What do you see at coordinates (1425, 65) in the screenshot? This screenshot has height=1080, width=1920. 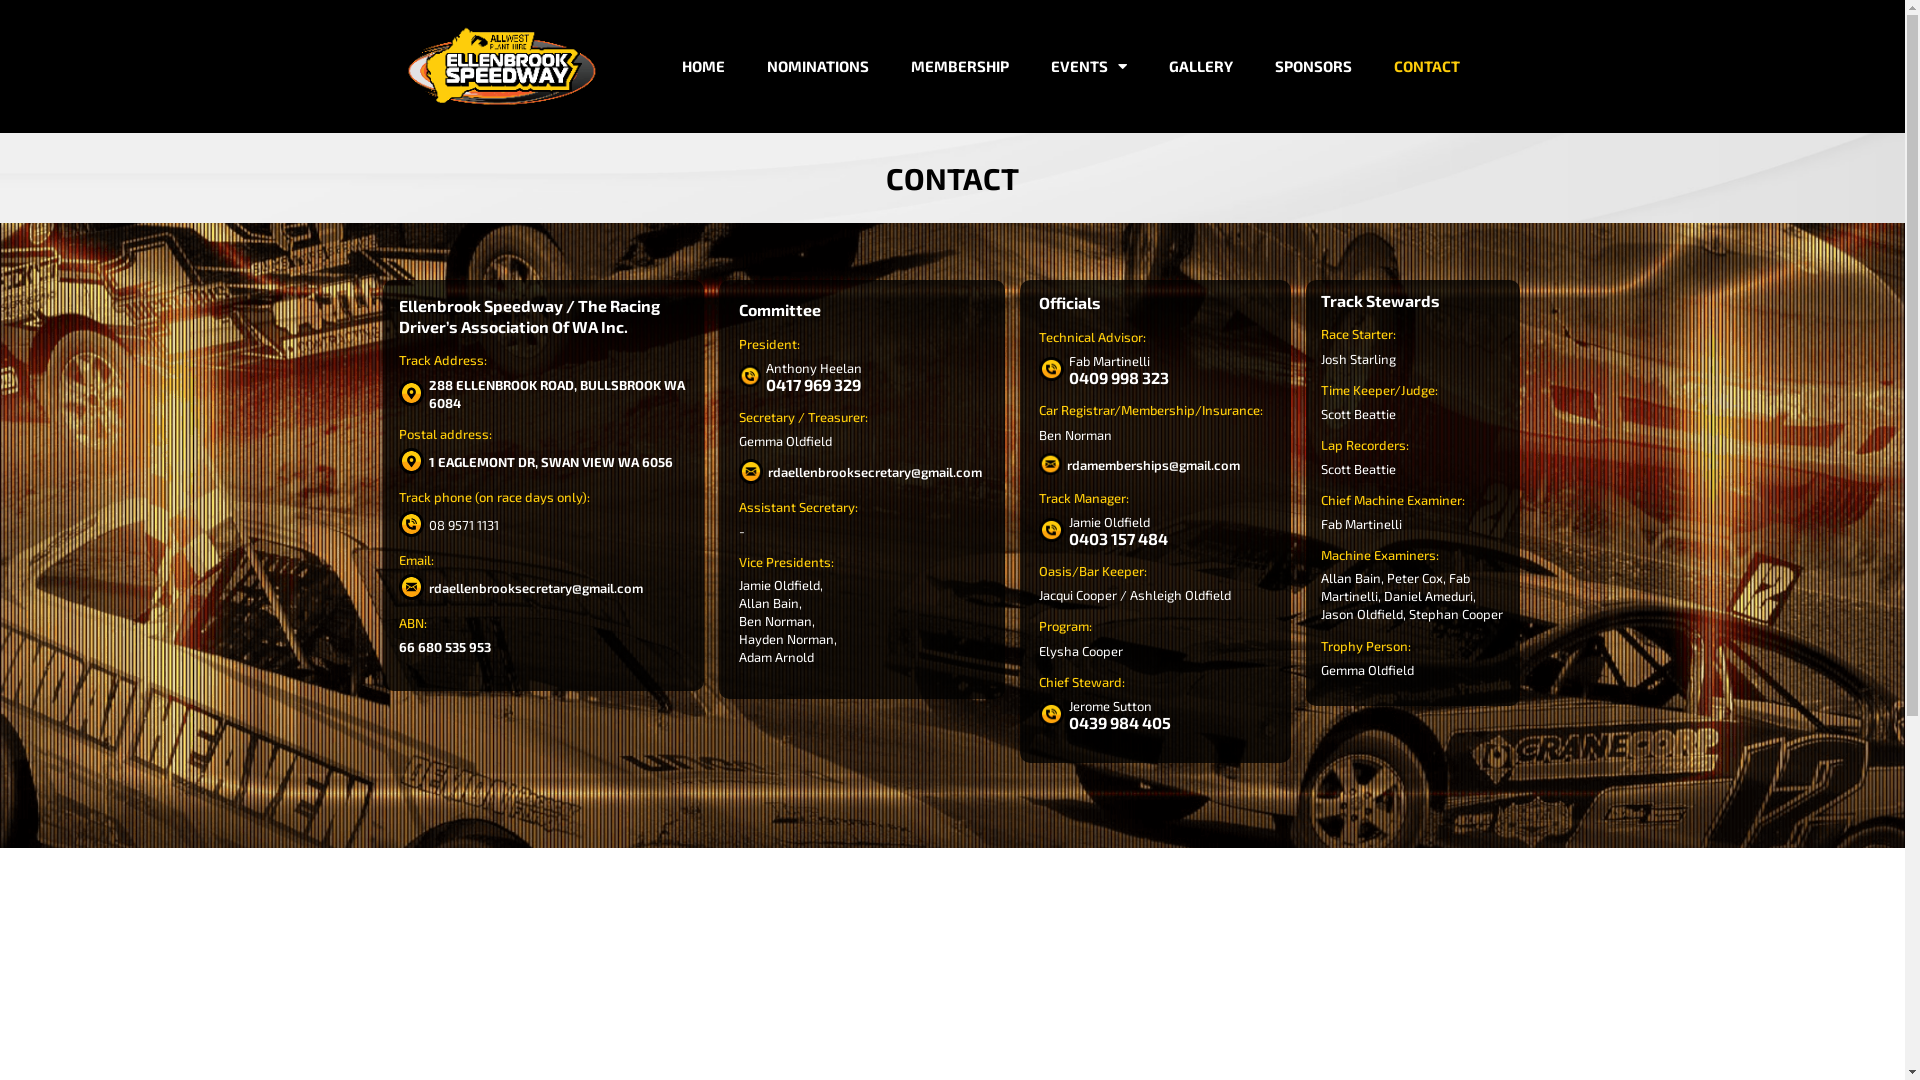 I see `'CONTACT'` at bounding box center [1425, 65].